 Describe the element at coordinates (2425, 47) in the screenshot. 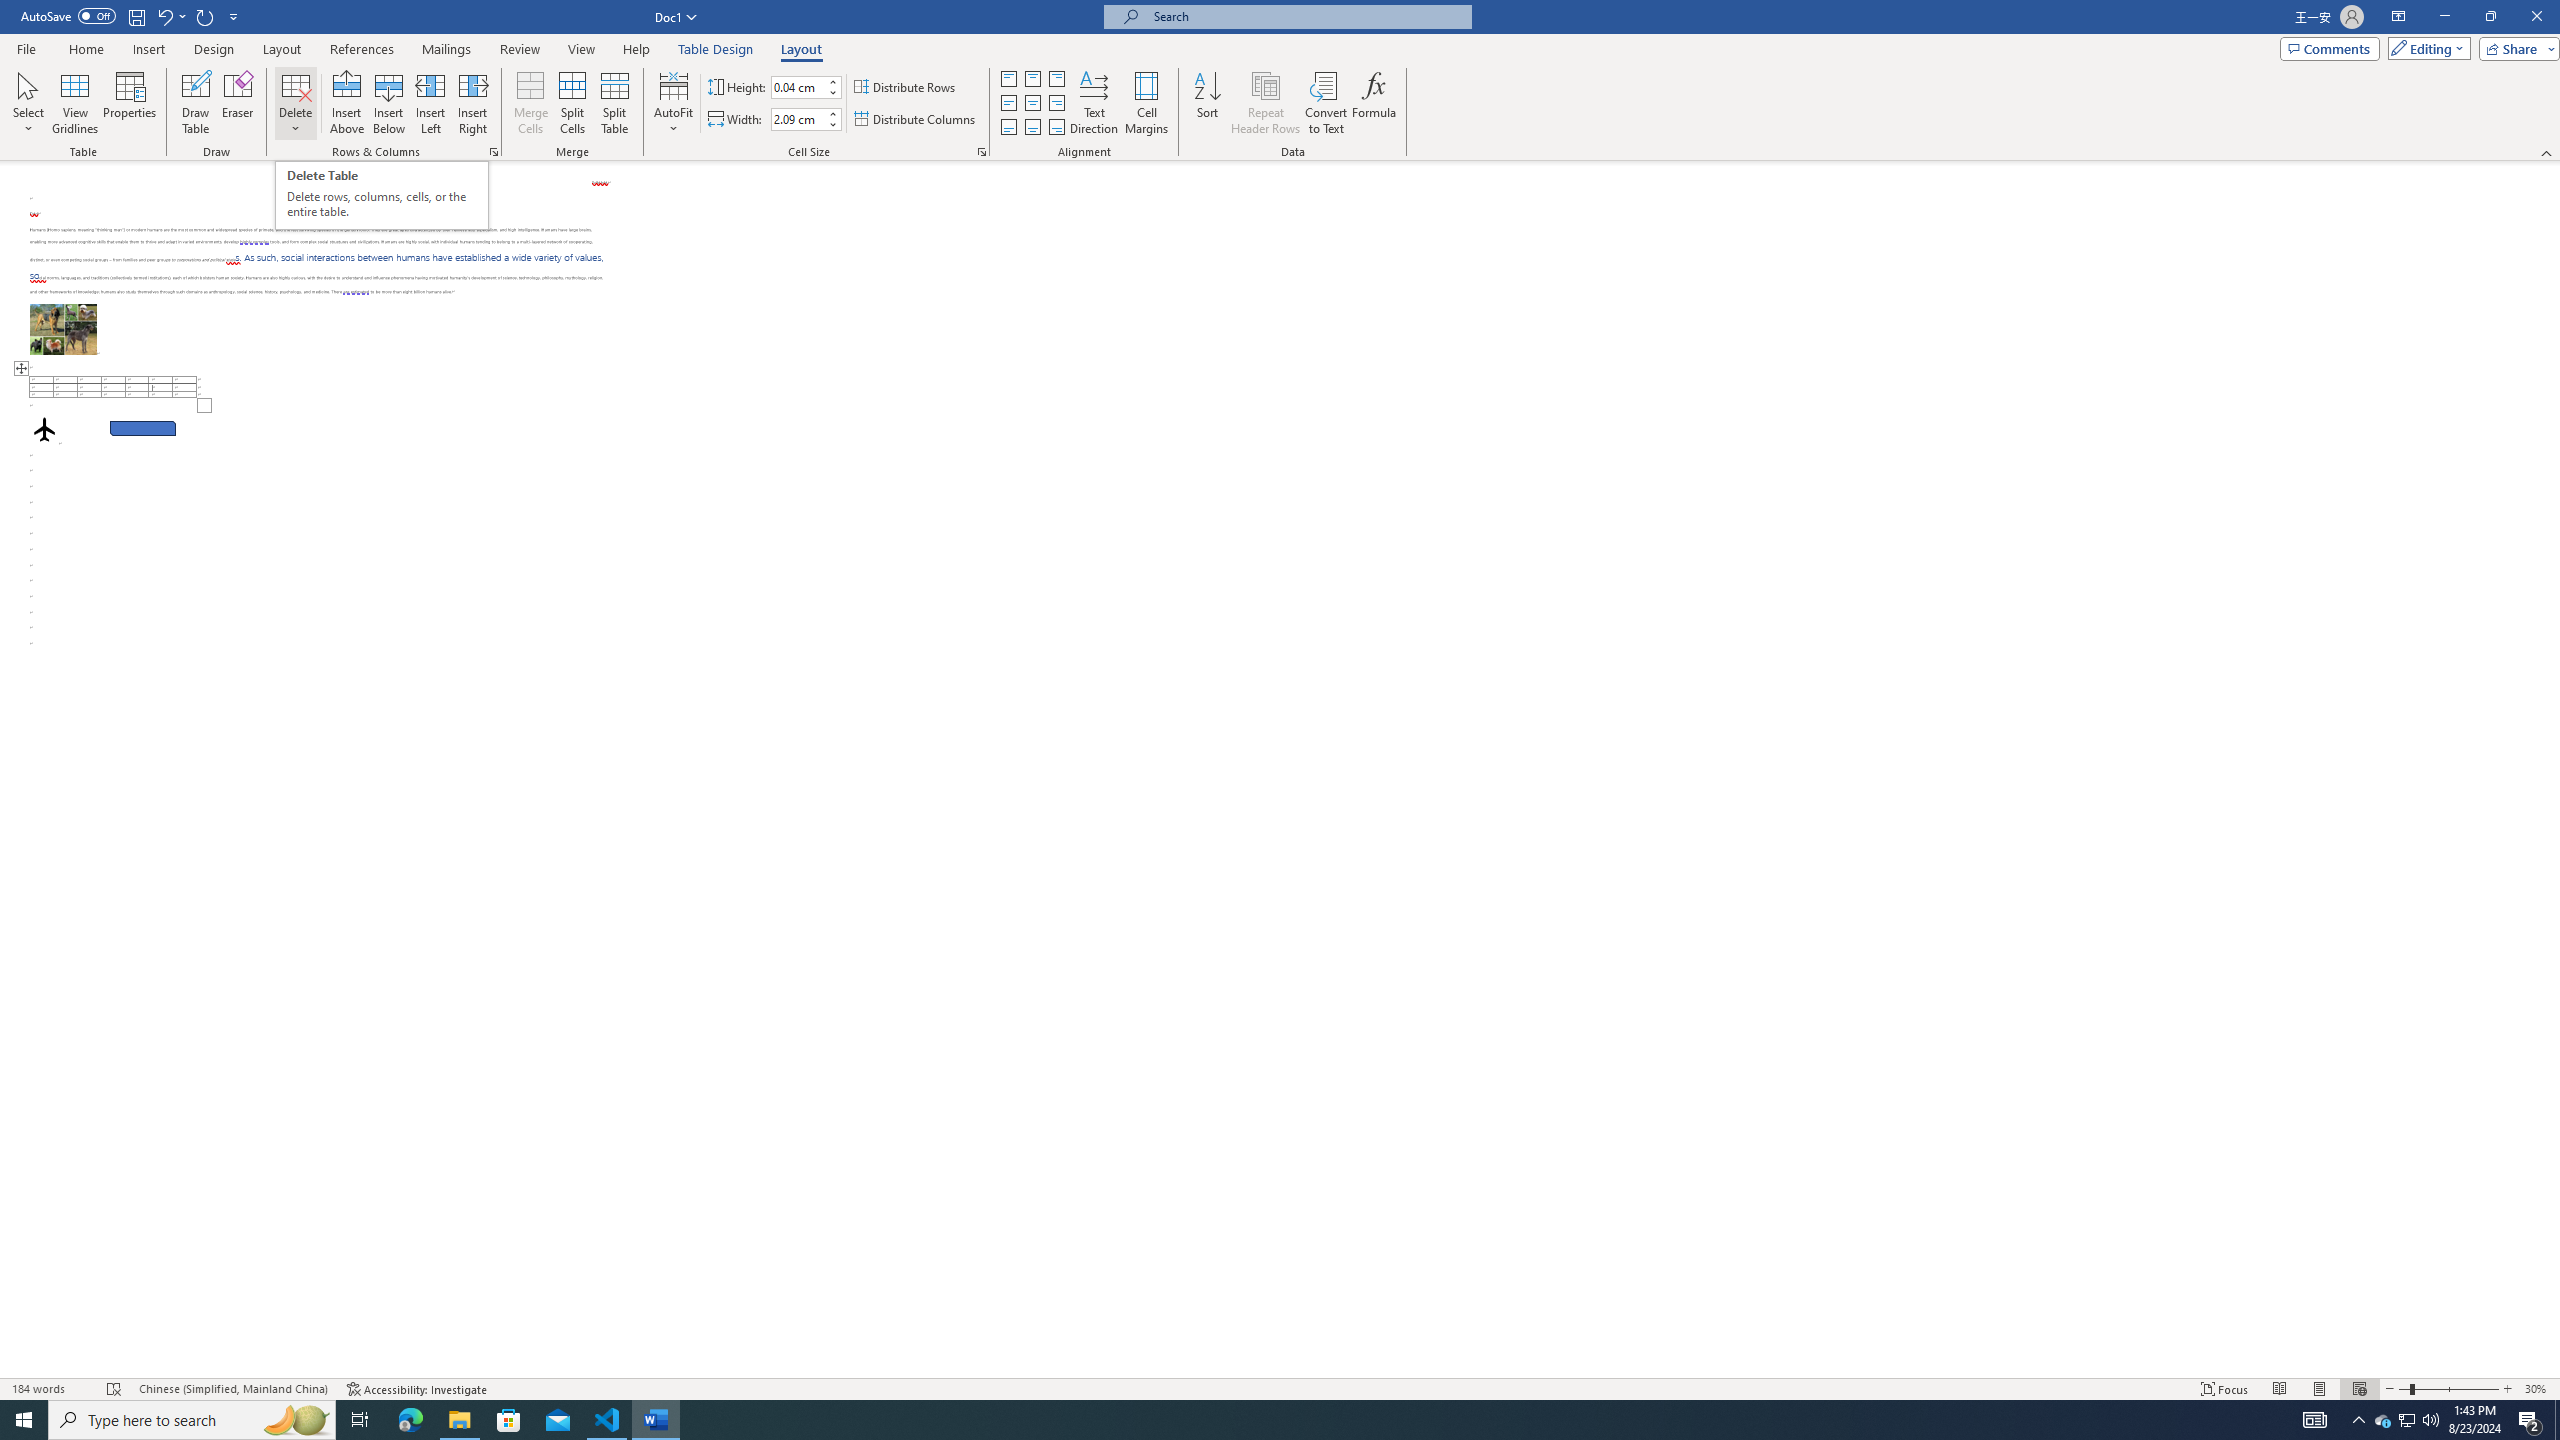

I see `'Editing'` at that location.